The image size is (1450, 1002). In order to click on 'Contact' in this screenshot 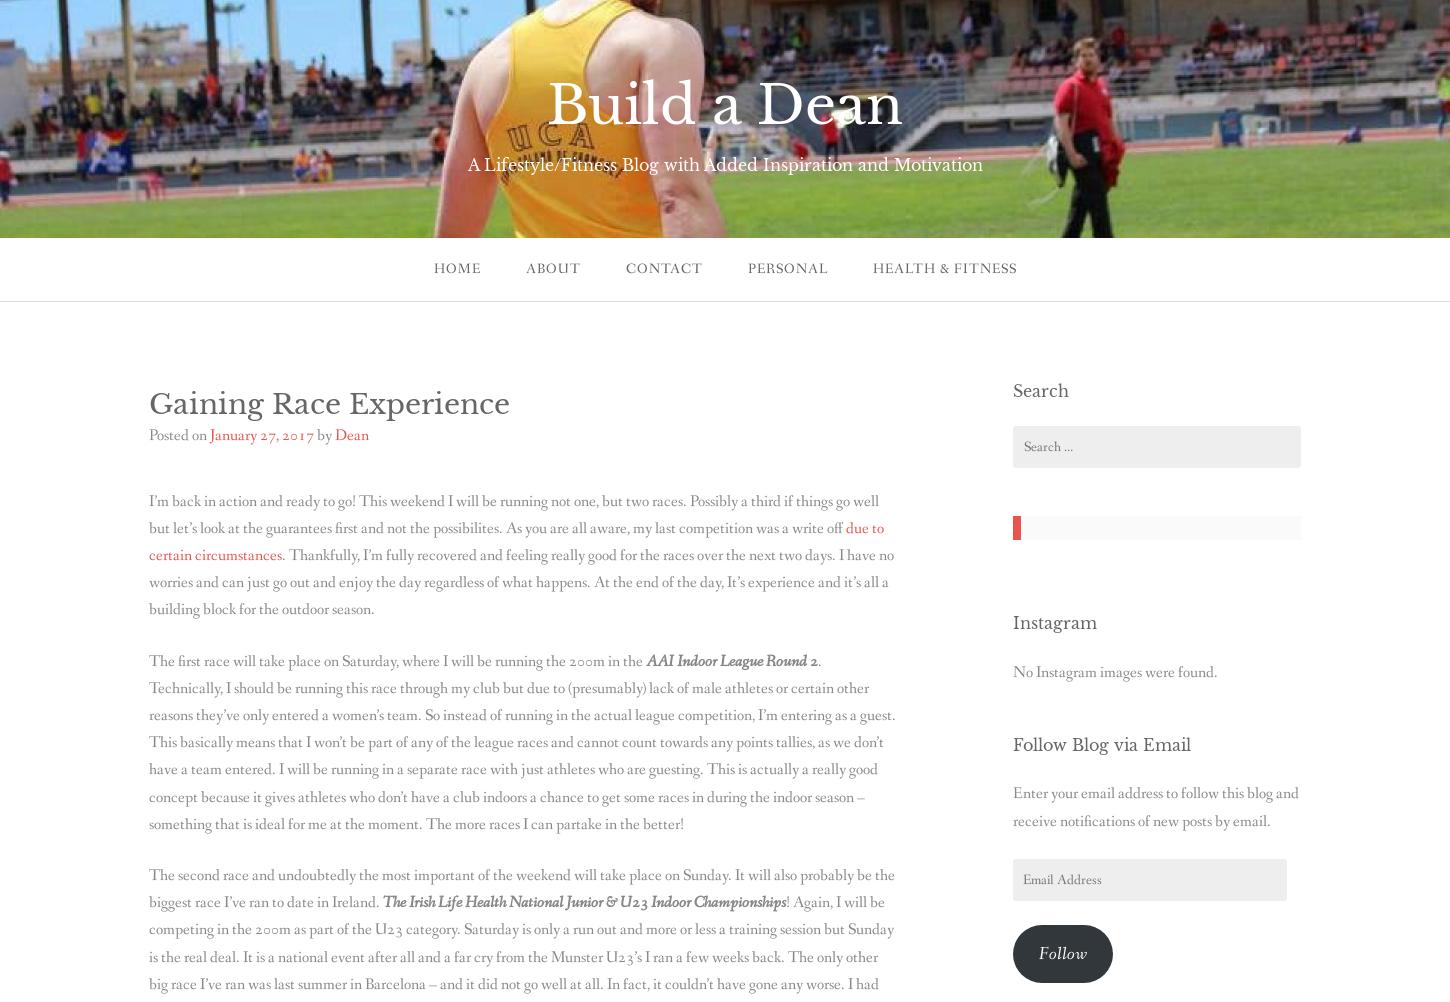, I will do `click(662, 268)`.